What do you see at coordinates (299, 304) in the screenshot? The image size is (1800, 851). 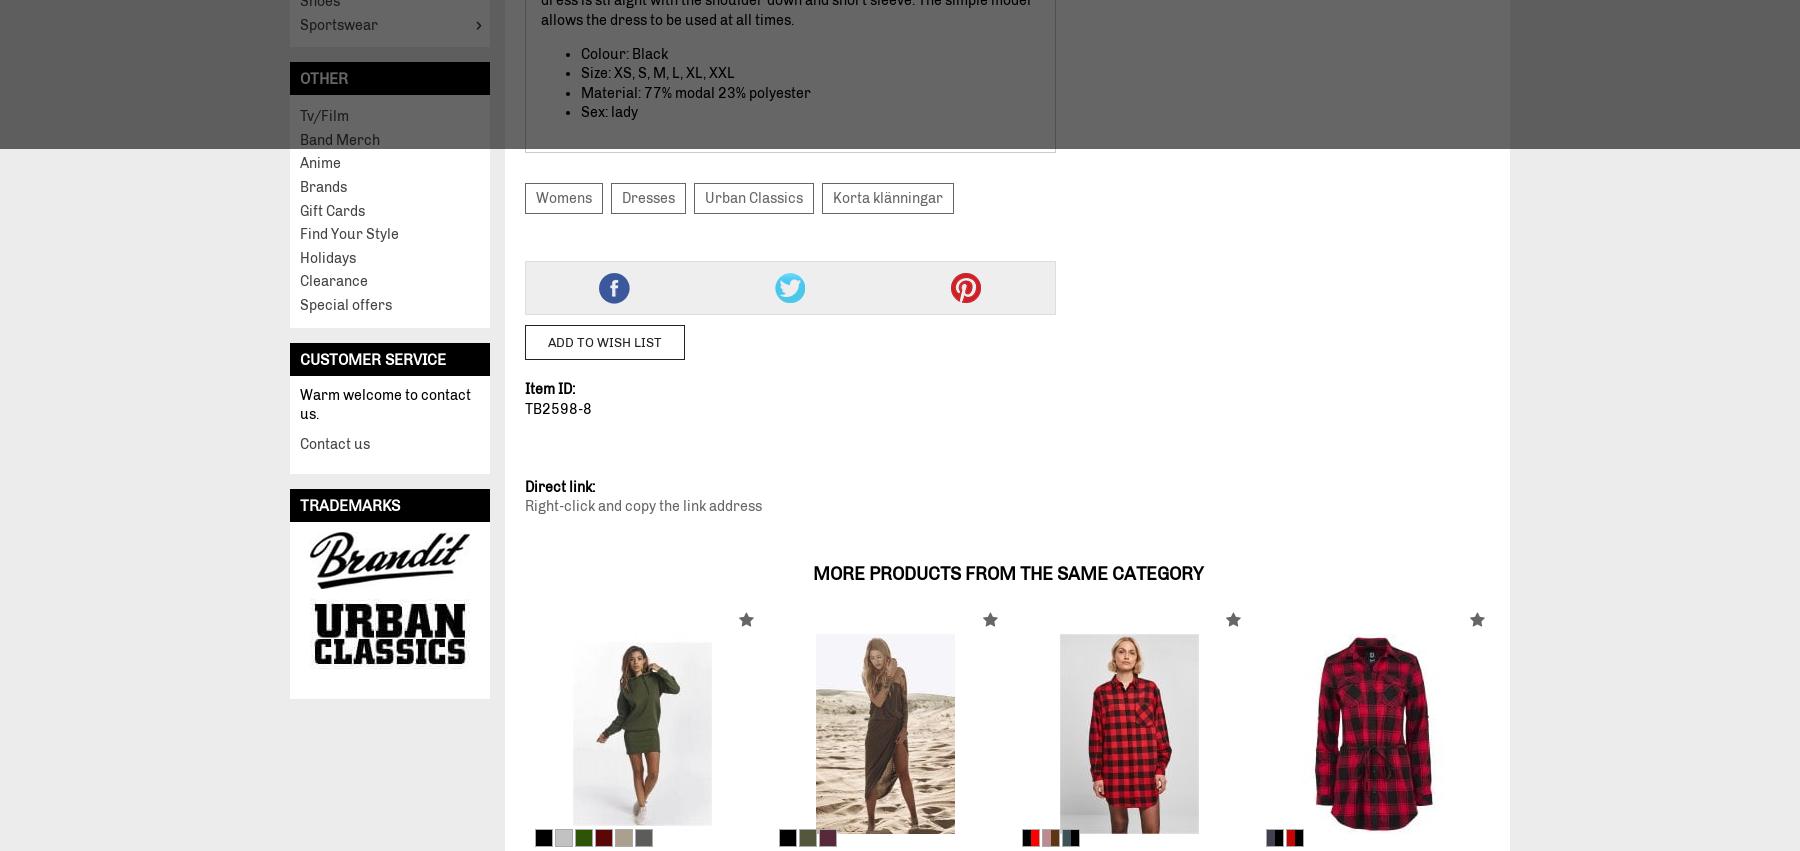 I see `'Special offers'` at bounding box center [299, 304].